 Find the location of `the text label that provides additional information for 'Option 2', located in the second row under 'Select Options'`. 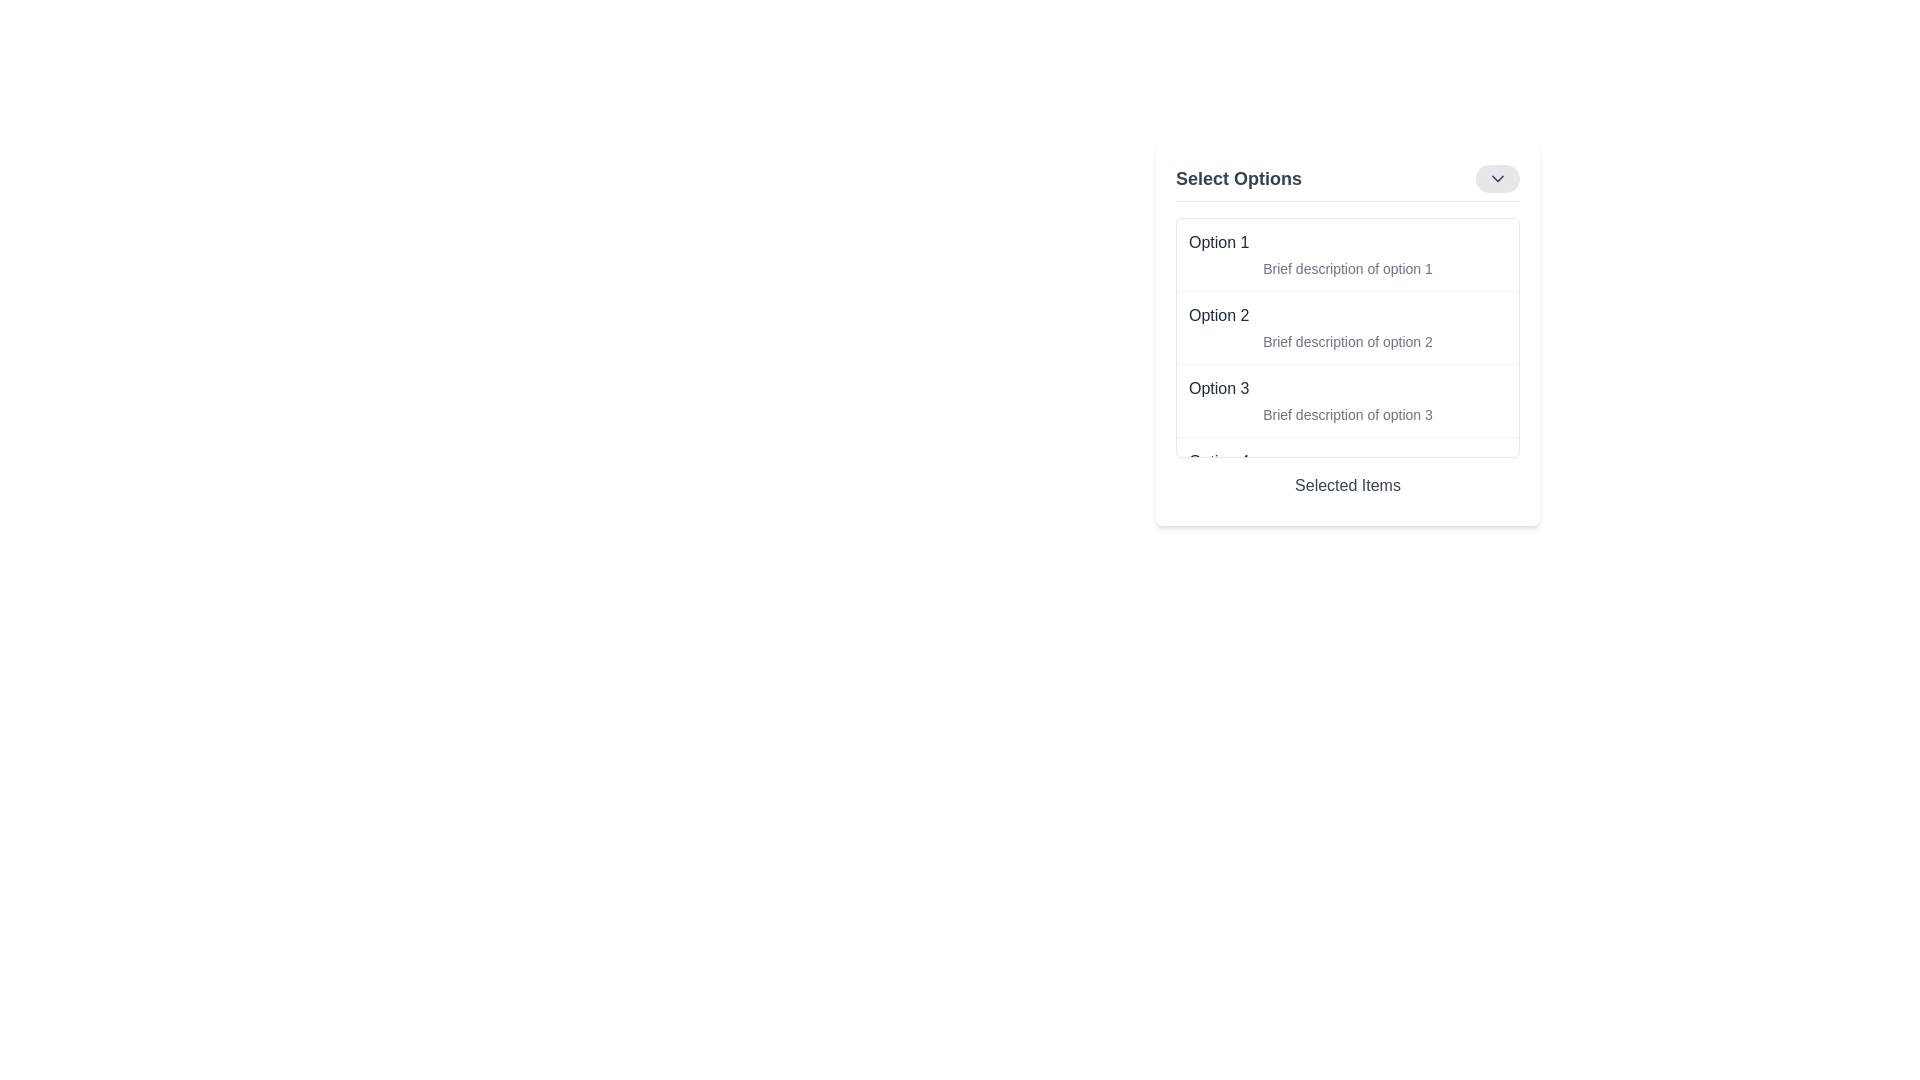

the text label that provides additional information for 'Option 2', located in the second row under 'Select Options' is located at coordinates (1348, 341).